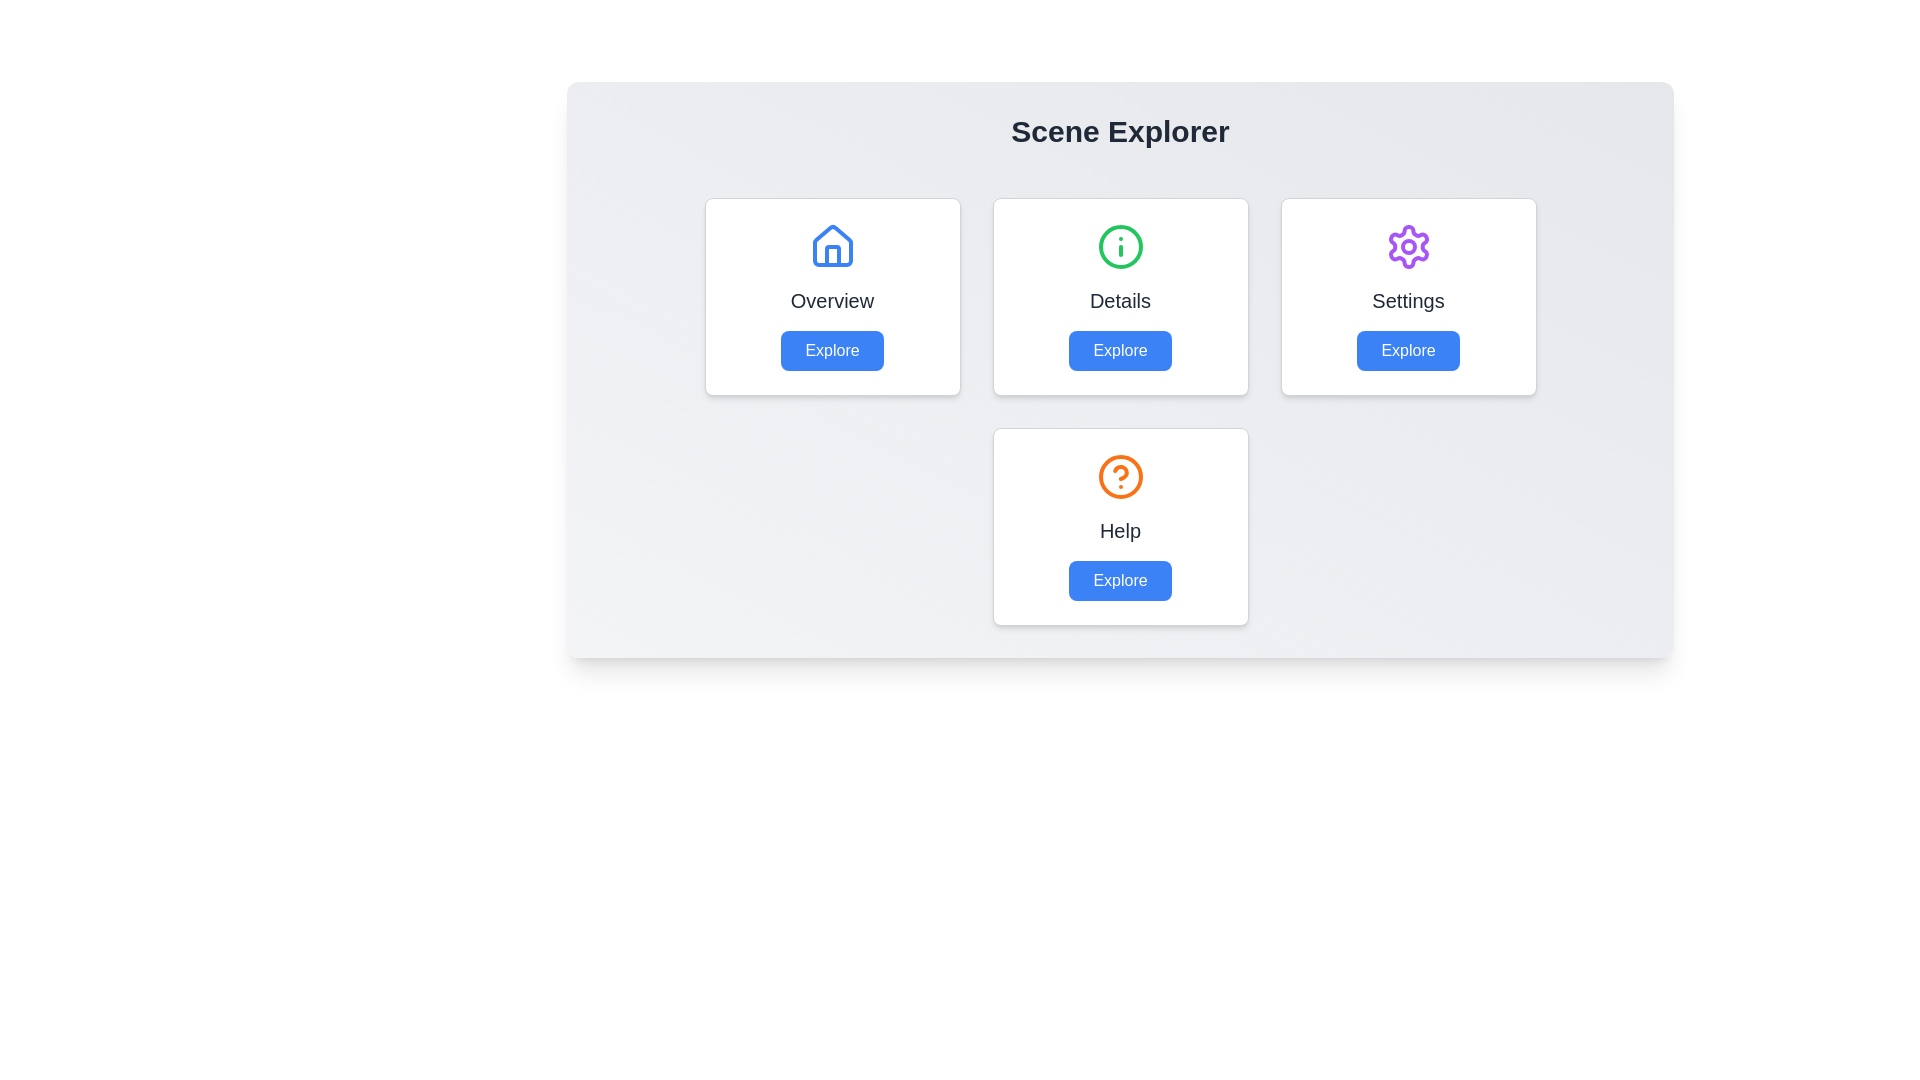  Describe the element at coordinates (1407, 300) in the screenshot. I see `the text label indicating the purpose of the card, which is located in the top-right white card layout, beneath the purple cogwheel icon and above the blue 'Explore' button` at that location.